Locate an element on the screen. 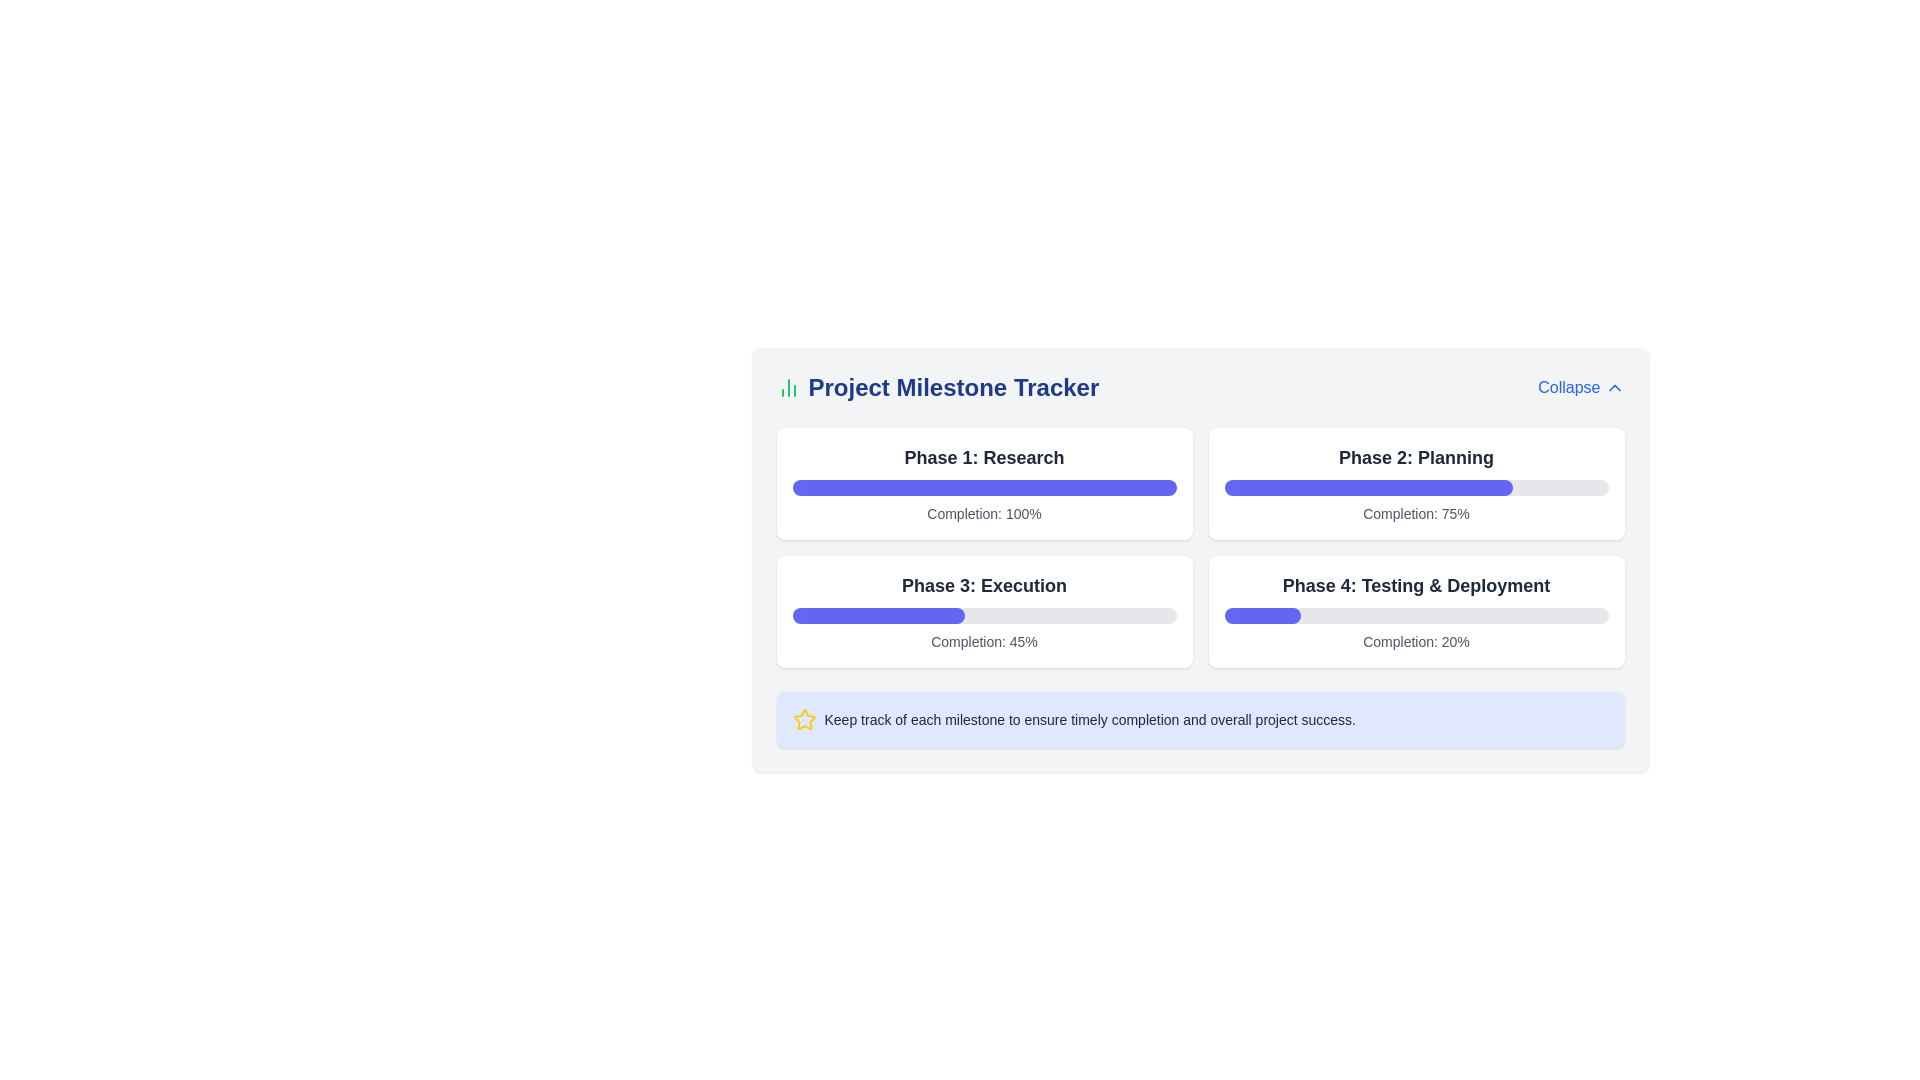  the completion status of the progress indicator, which is a blue filled horizontal bar representing 45% completion, located below the text 'Phase 3: Execution' is located at coordinates (878, 615).